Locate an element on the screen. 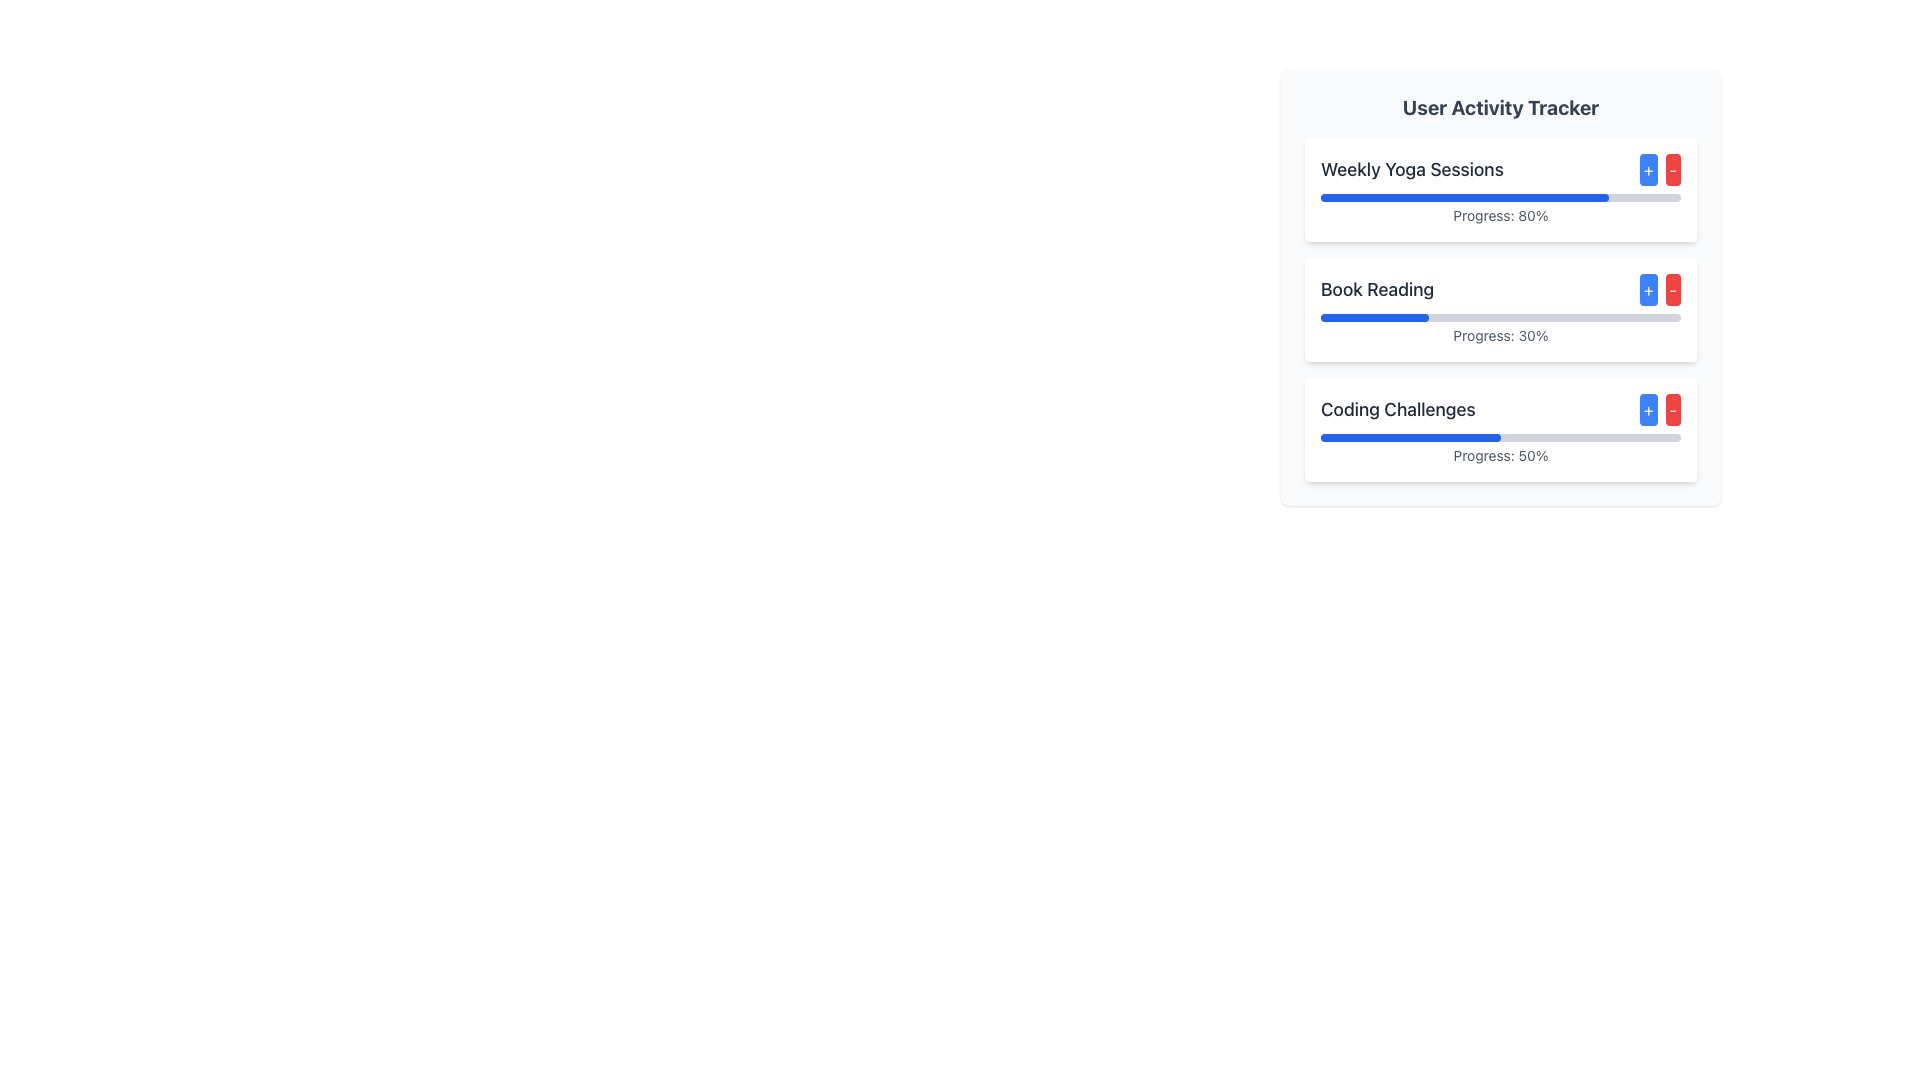 Image resolution: width=1920 pixels, height=1080 pixels. the blue '+' button located on the left side of the Button Group in the 'Coding Challenges' section of the 'User Activity Tracker' card to increment the value is located at coordinates (1660, 408).